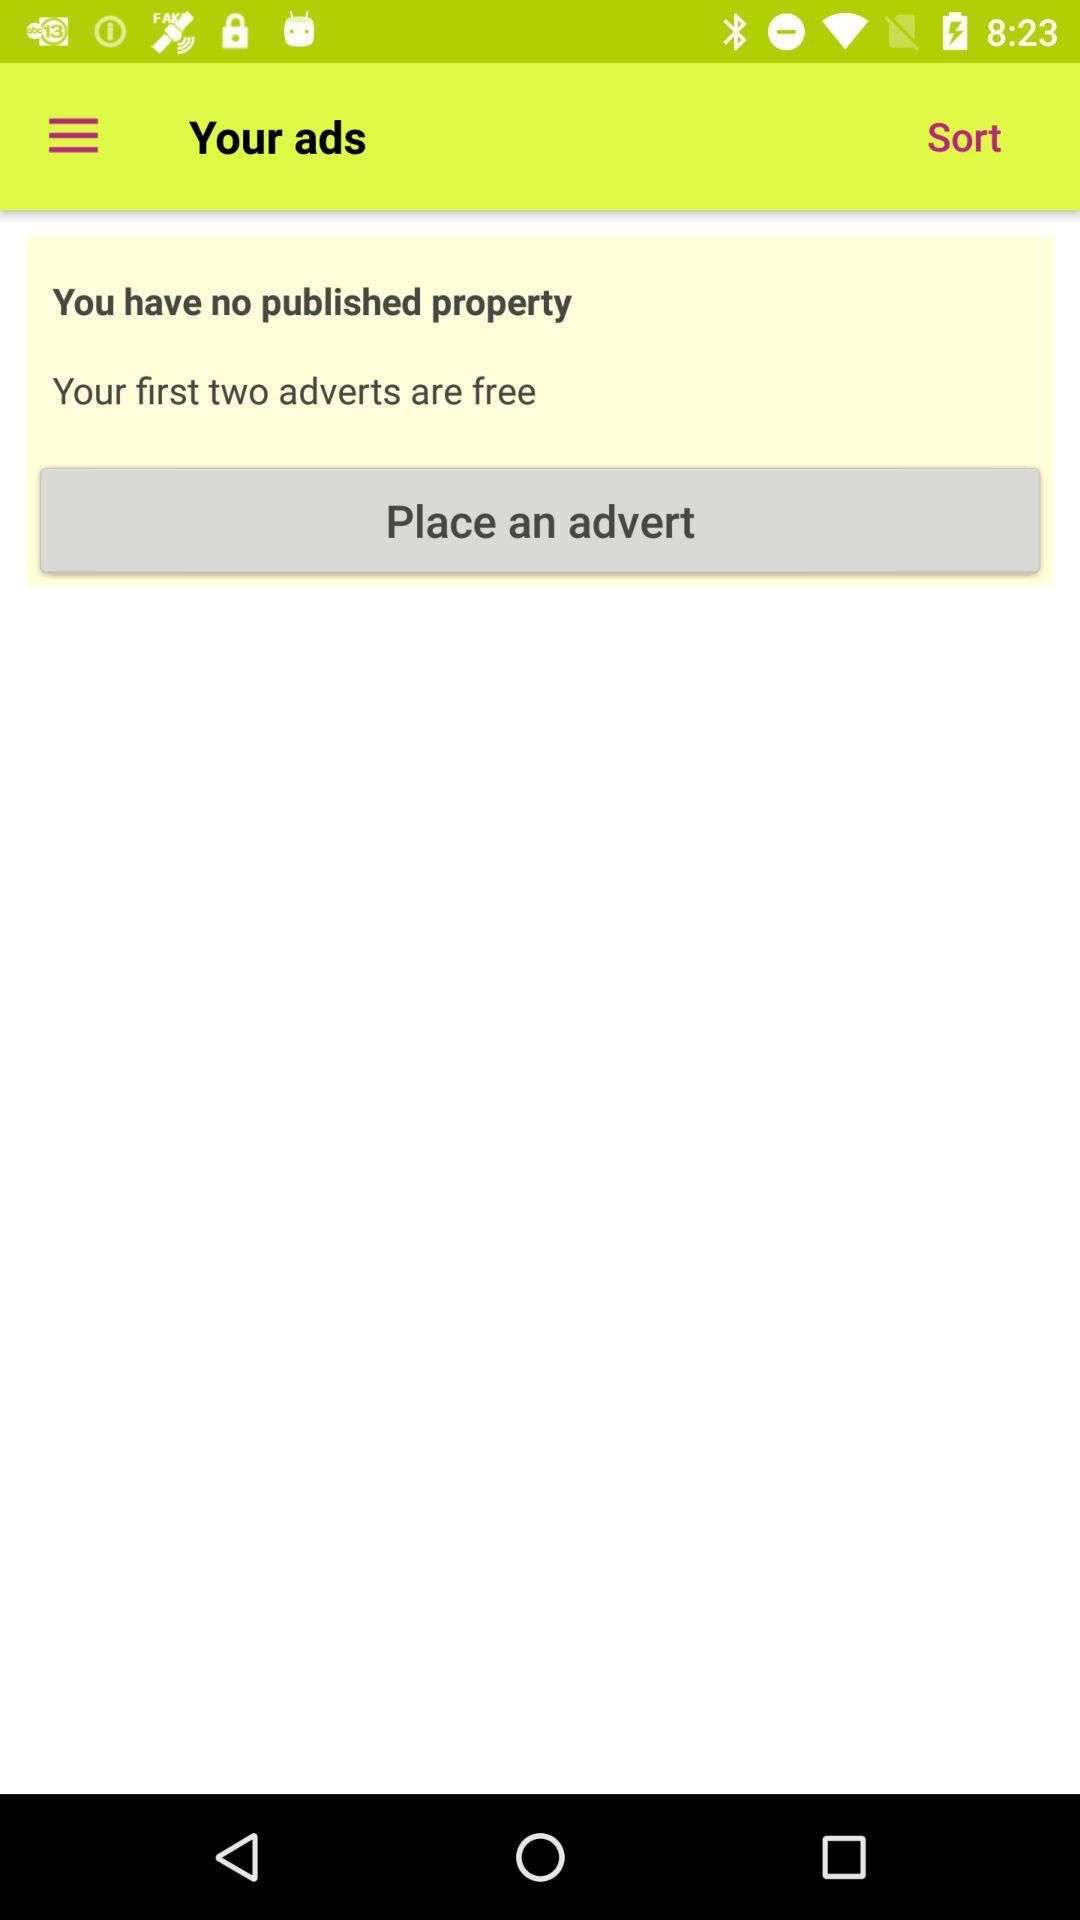 The height and width of the screenshot is (1920, 1080). Describe the element at coordinates (963, 135) in the screenshot. I see `the sort` at that location.